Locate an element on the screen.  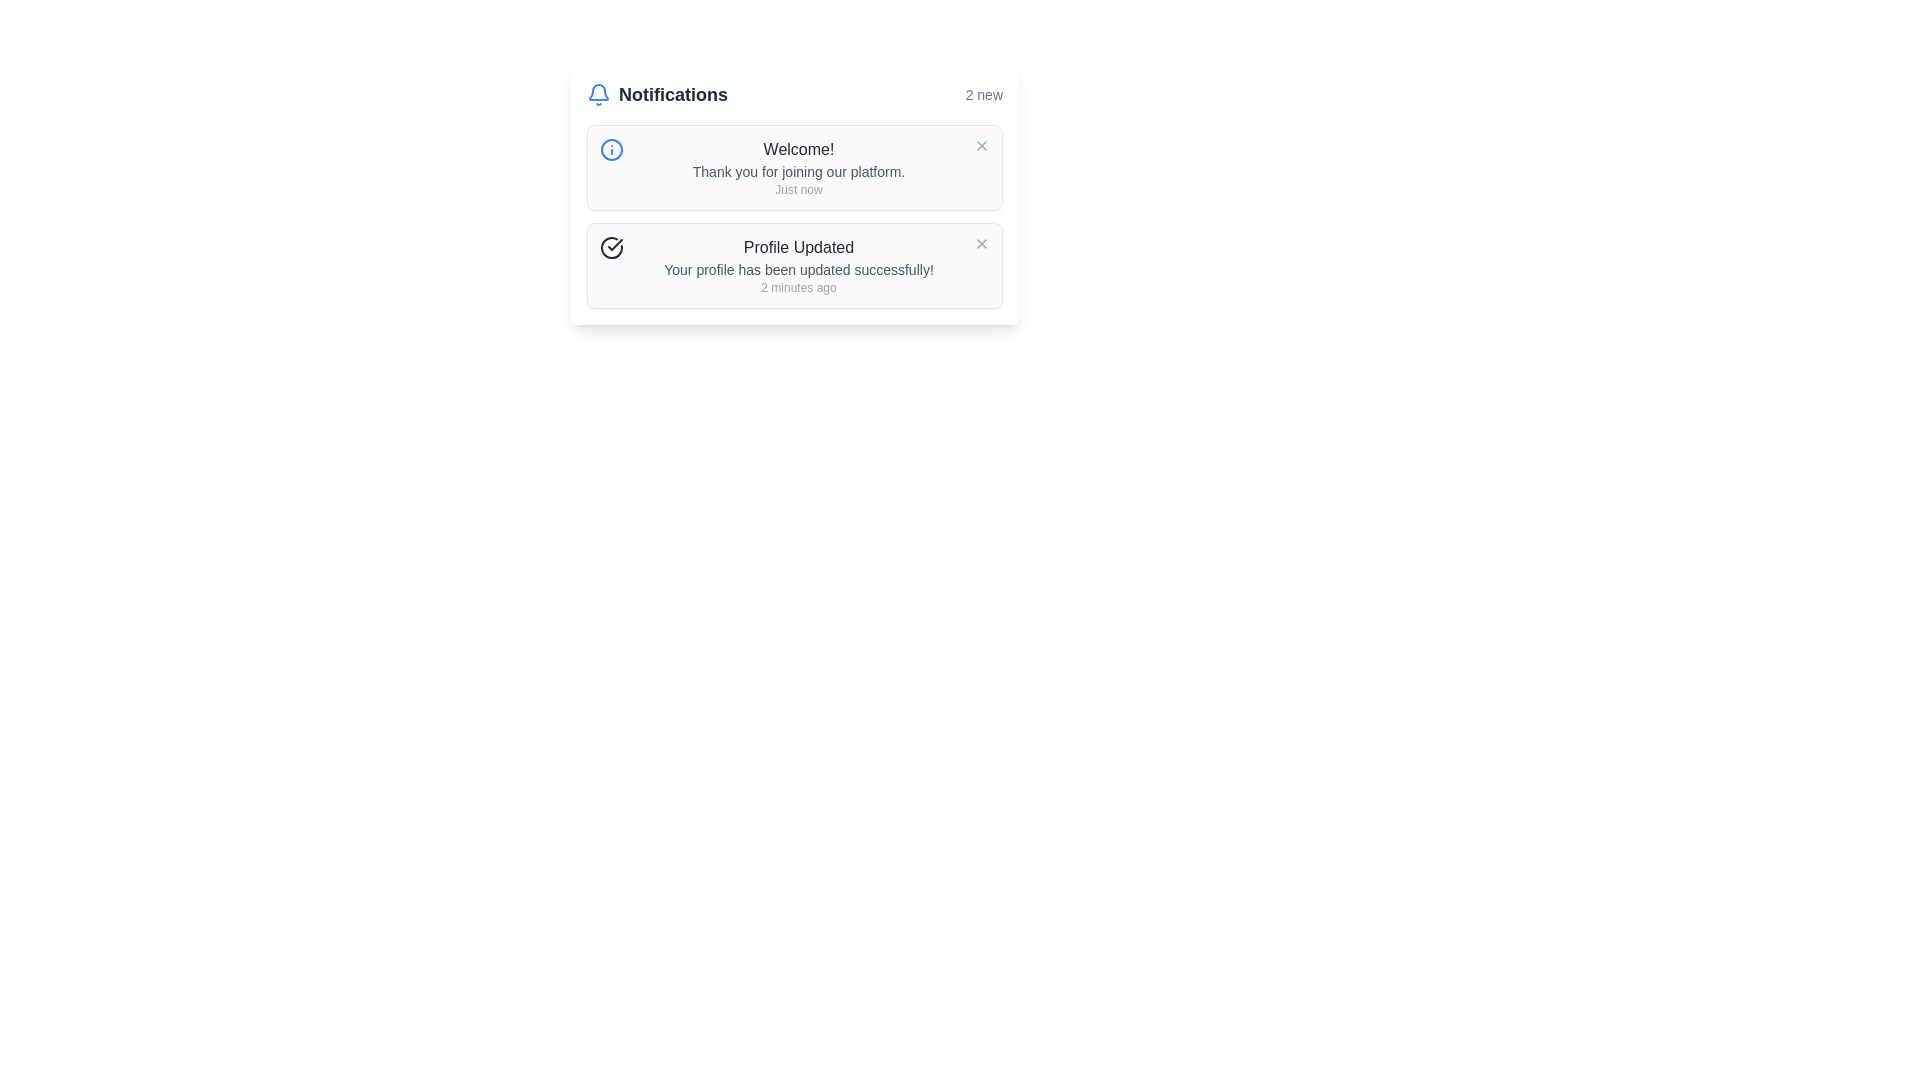
the Circle element of the information icon located to the left of the 'Welcome!' heading in the first notification card of the notification panel is located at coordinates (610, 149).